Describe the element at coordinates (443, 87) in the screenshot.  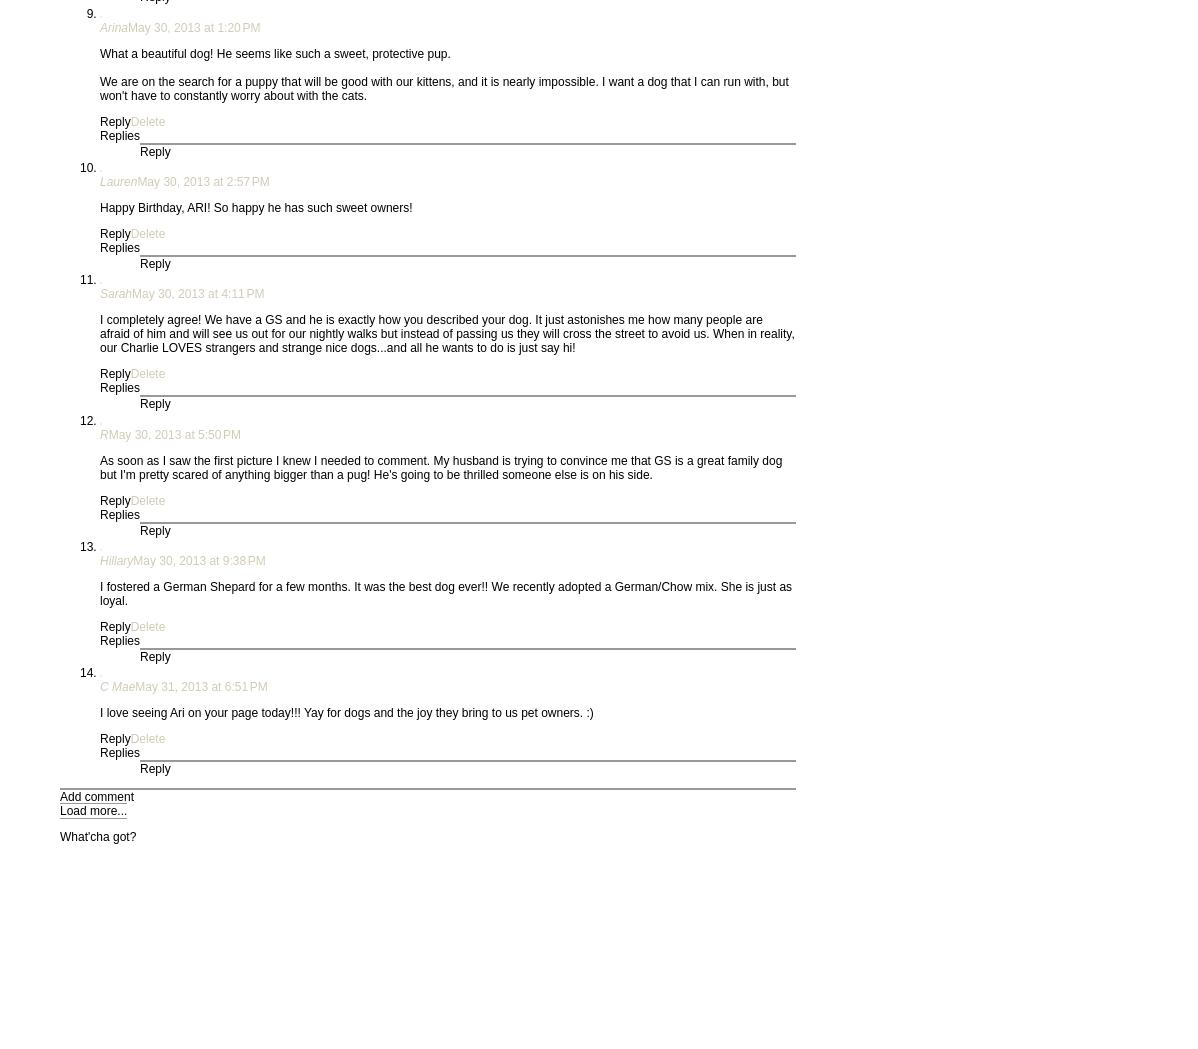
I see `'We are on the search for a puppy that will be good with our kittens, and it is nearly impossible. I want a dog that I can run with, but won't have to constantly worry about with the cats.'` at that location.